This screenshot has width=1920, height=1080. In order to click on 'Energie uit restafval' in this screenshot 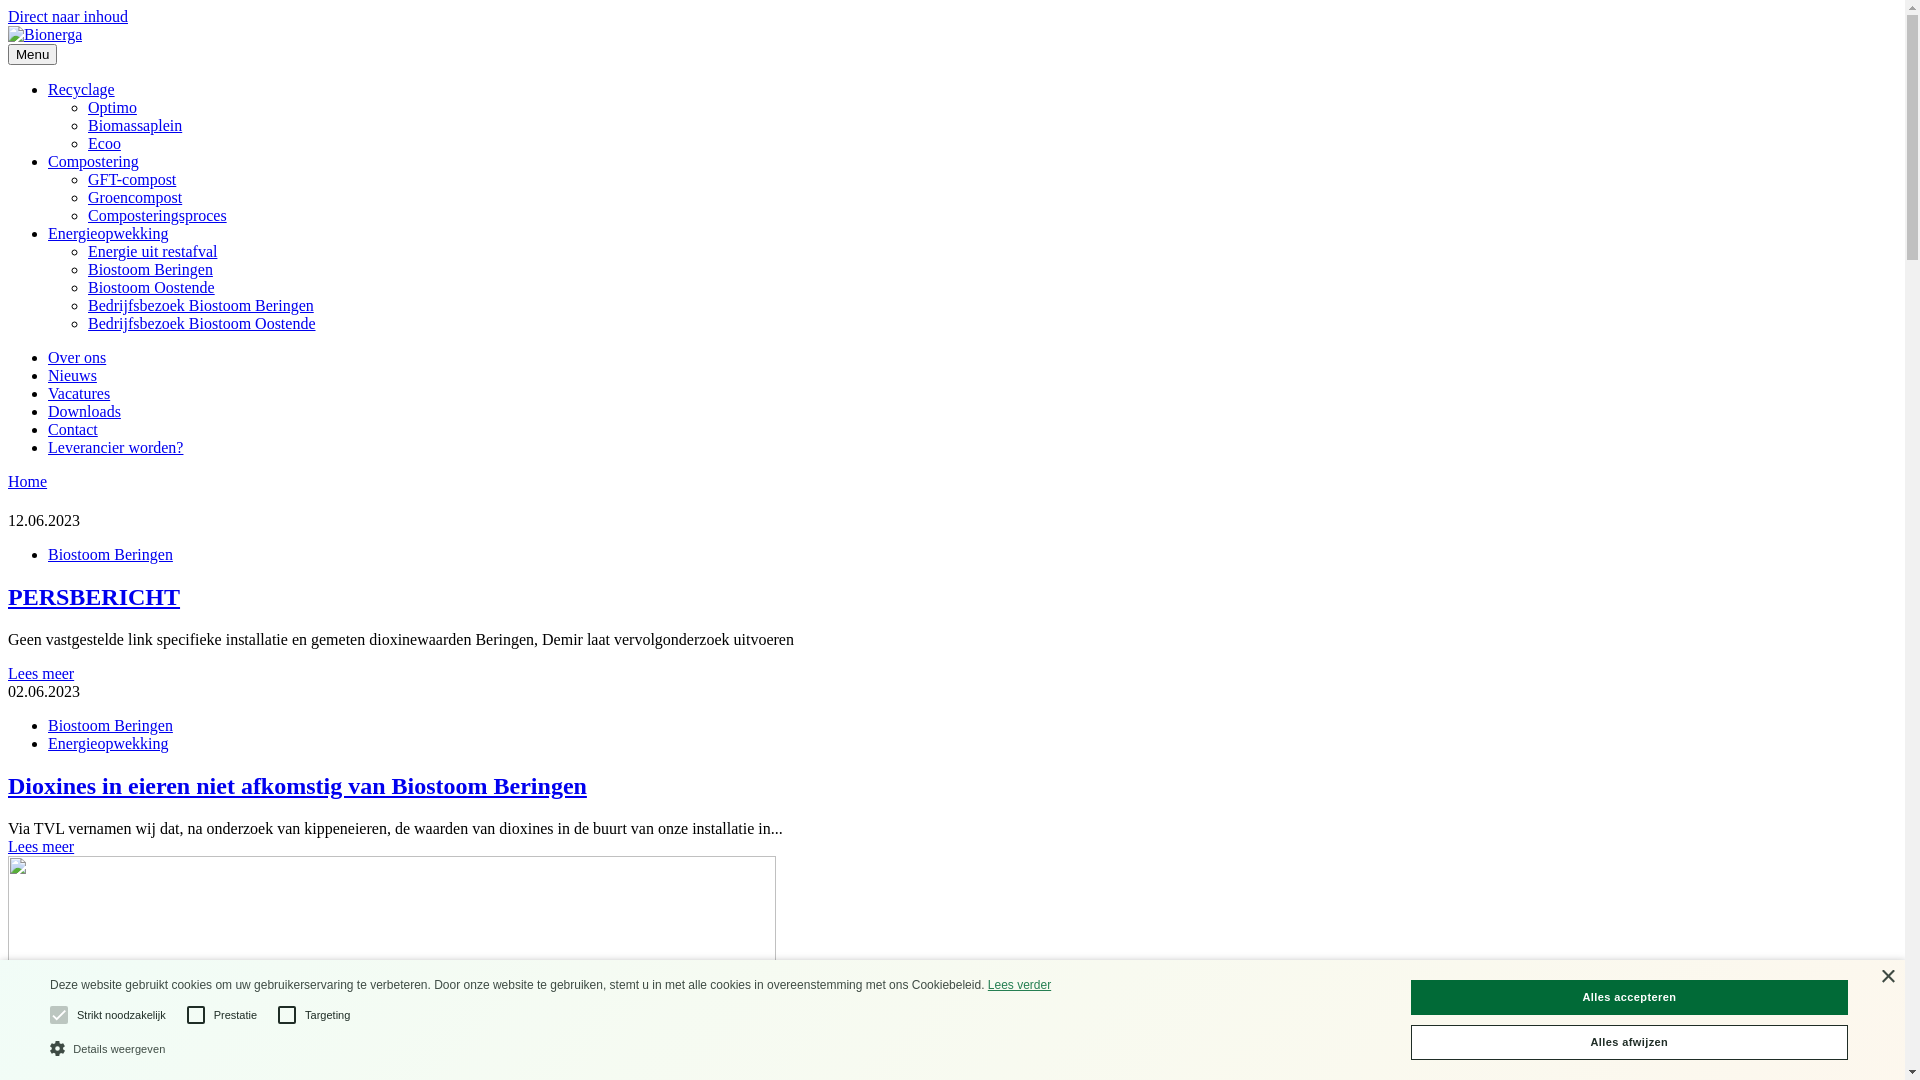, I will do `click(86, 250)`.